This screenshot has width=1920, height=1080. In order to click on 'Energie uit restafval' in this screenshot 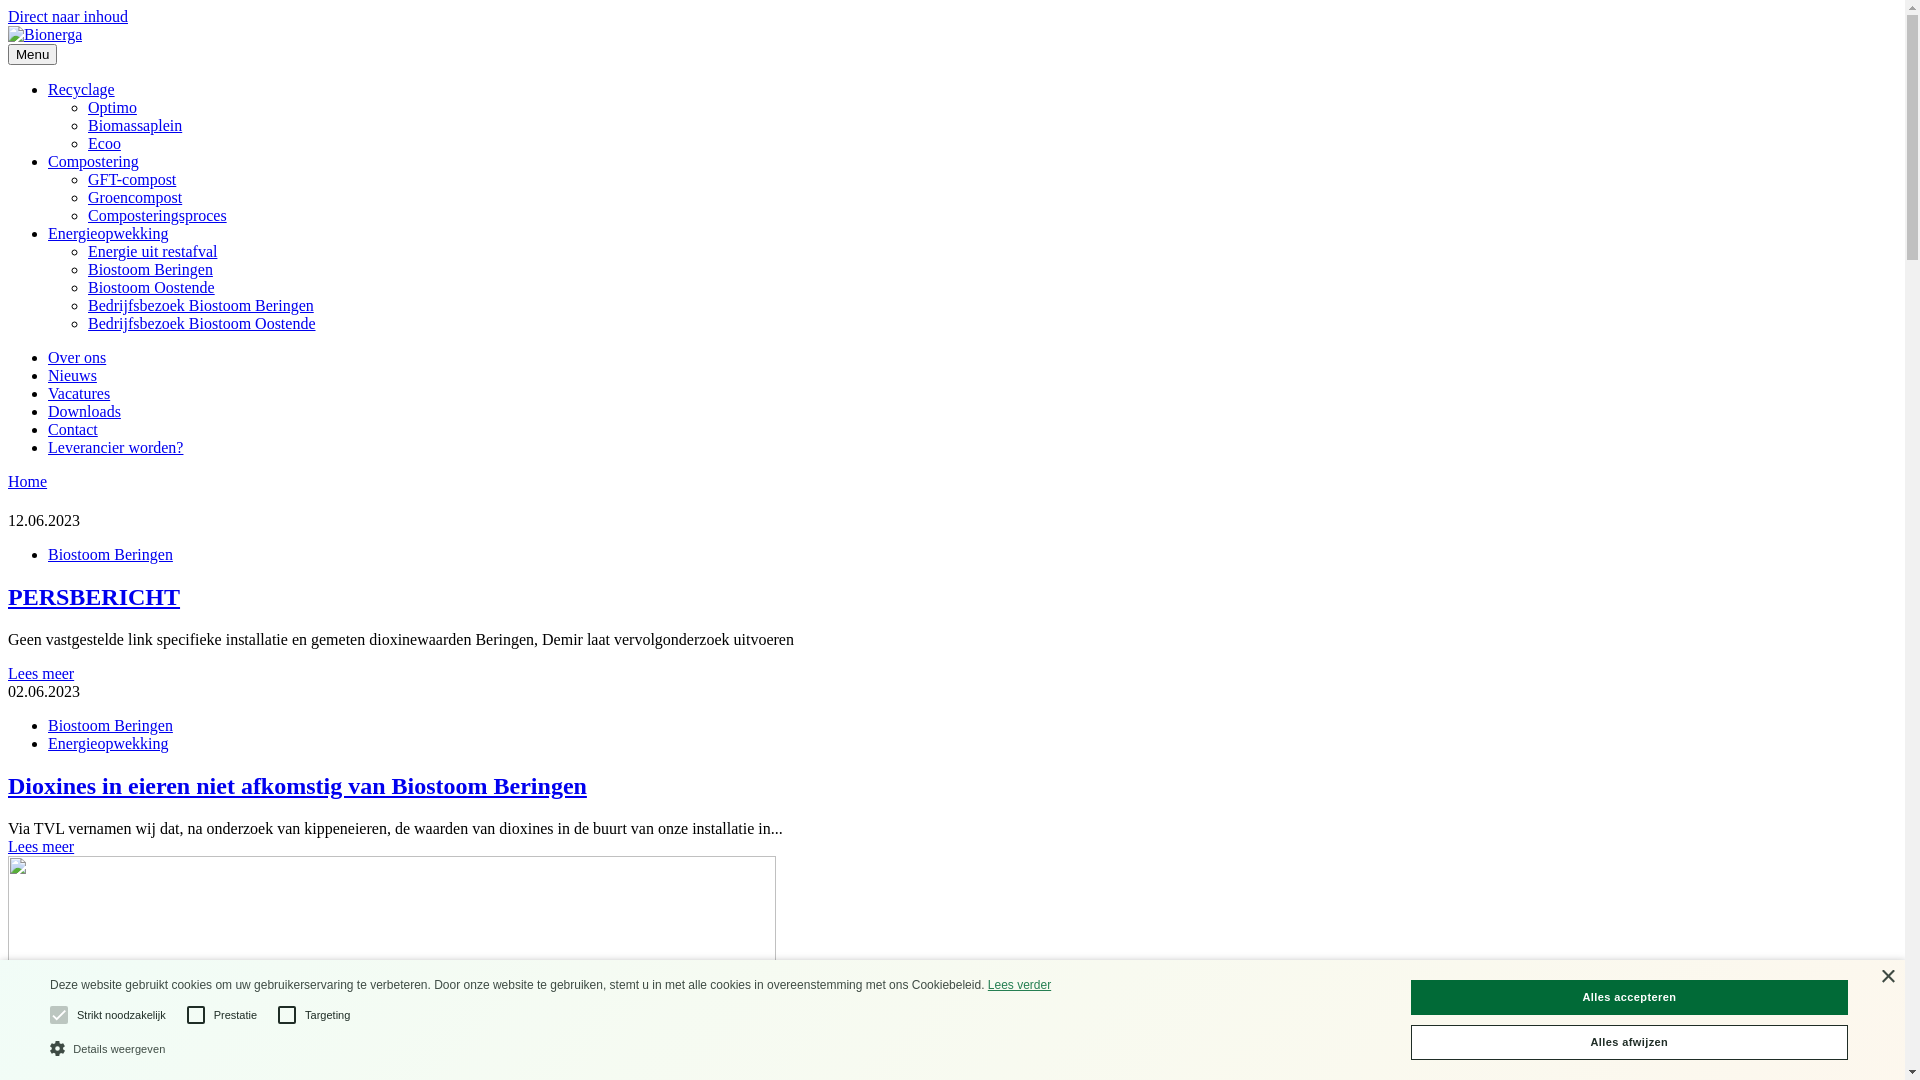, I will do `click(86, 250)`.